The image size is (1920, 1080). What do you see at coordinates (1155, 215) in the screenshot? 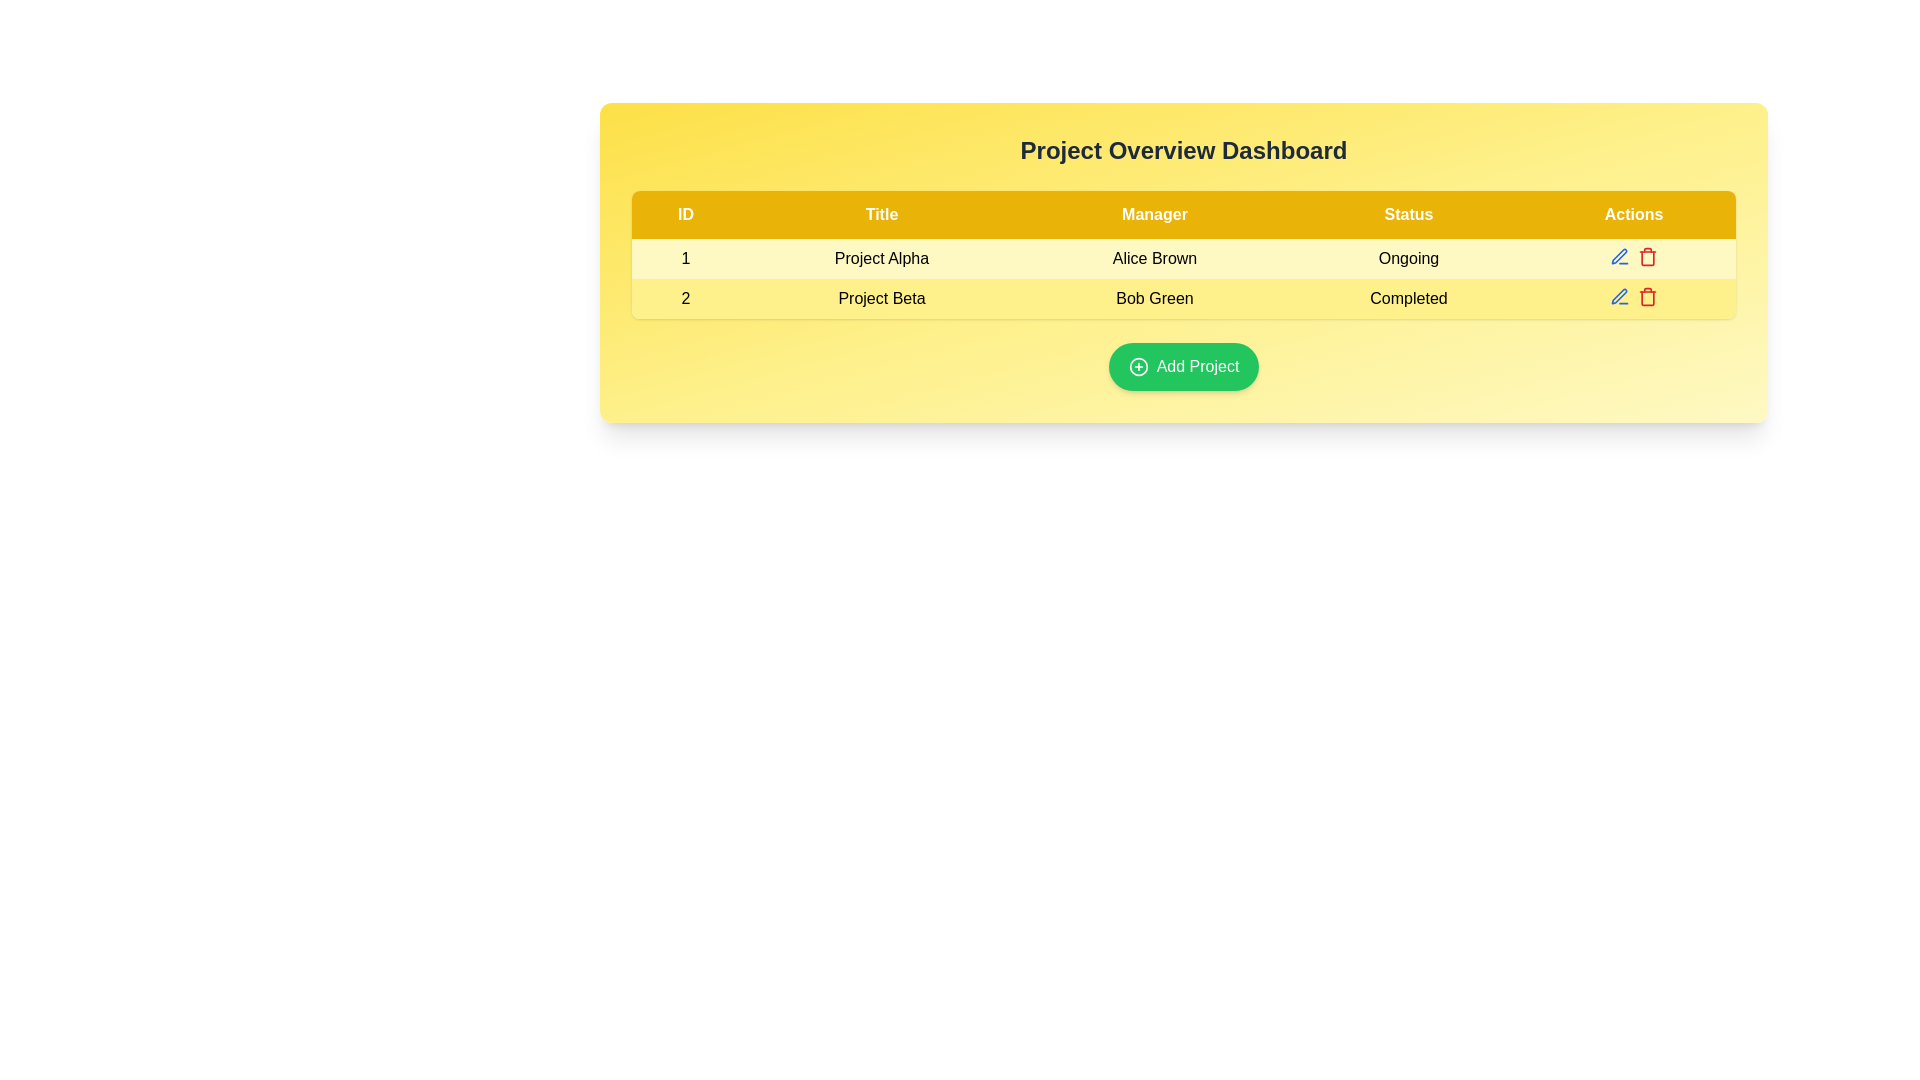
I see `the 'Manager' text label, which is the third header in a table layout, positioned between 'Title' and 'Status', and serves as a non-interactive informative element` at bounding box center [1155, 215].